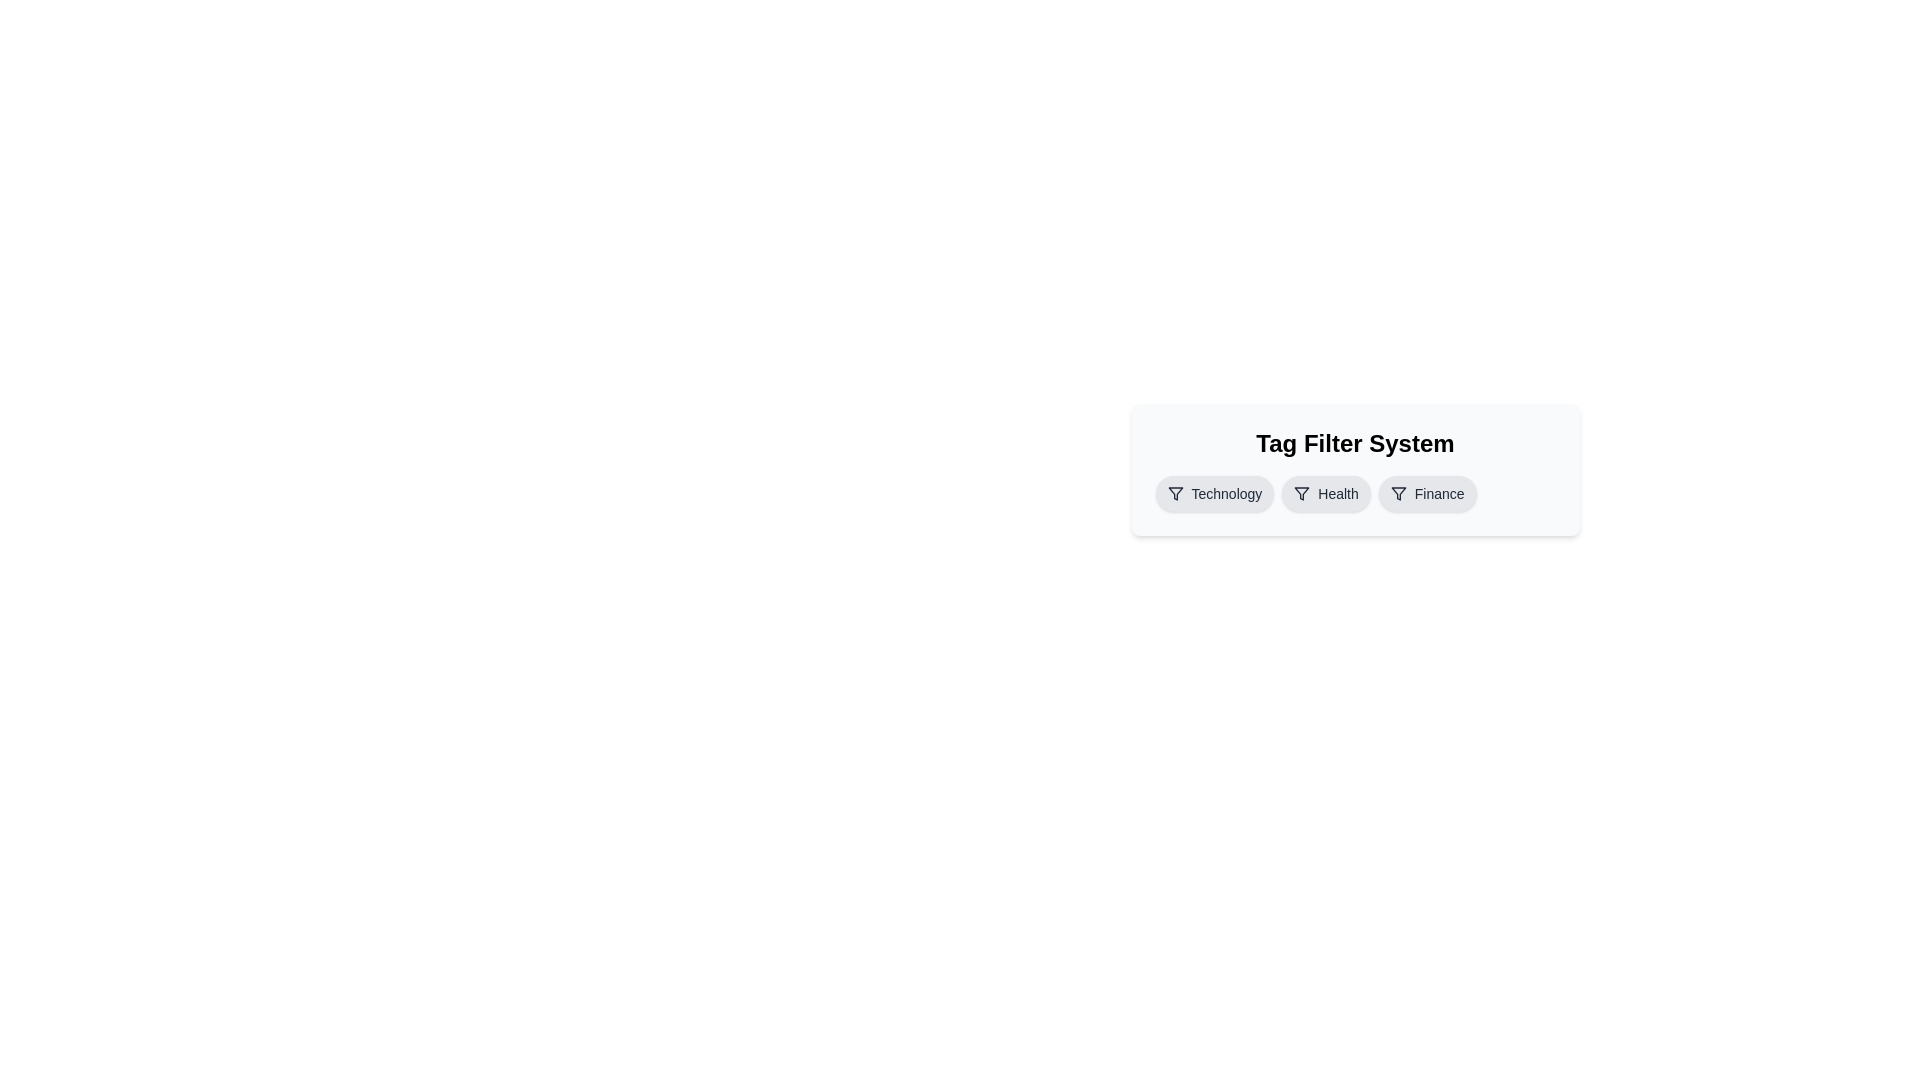  I want to click on the tag labeled Technology to inspect its label, so click(1213, 493).